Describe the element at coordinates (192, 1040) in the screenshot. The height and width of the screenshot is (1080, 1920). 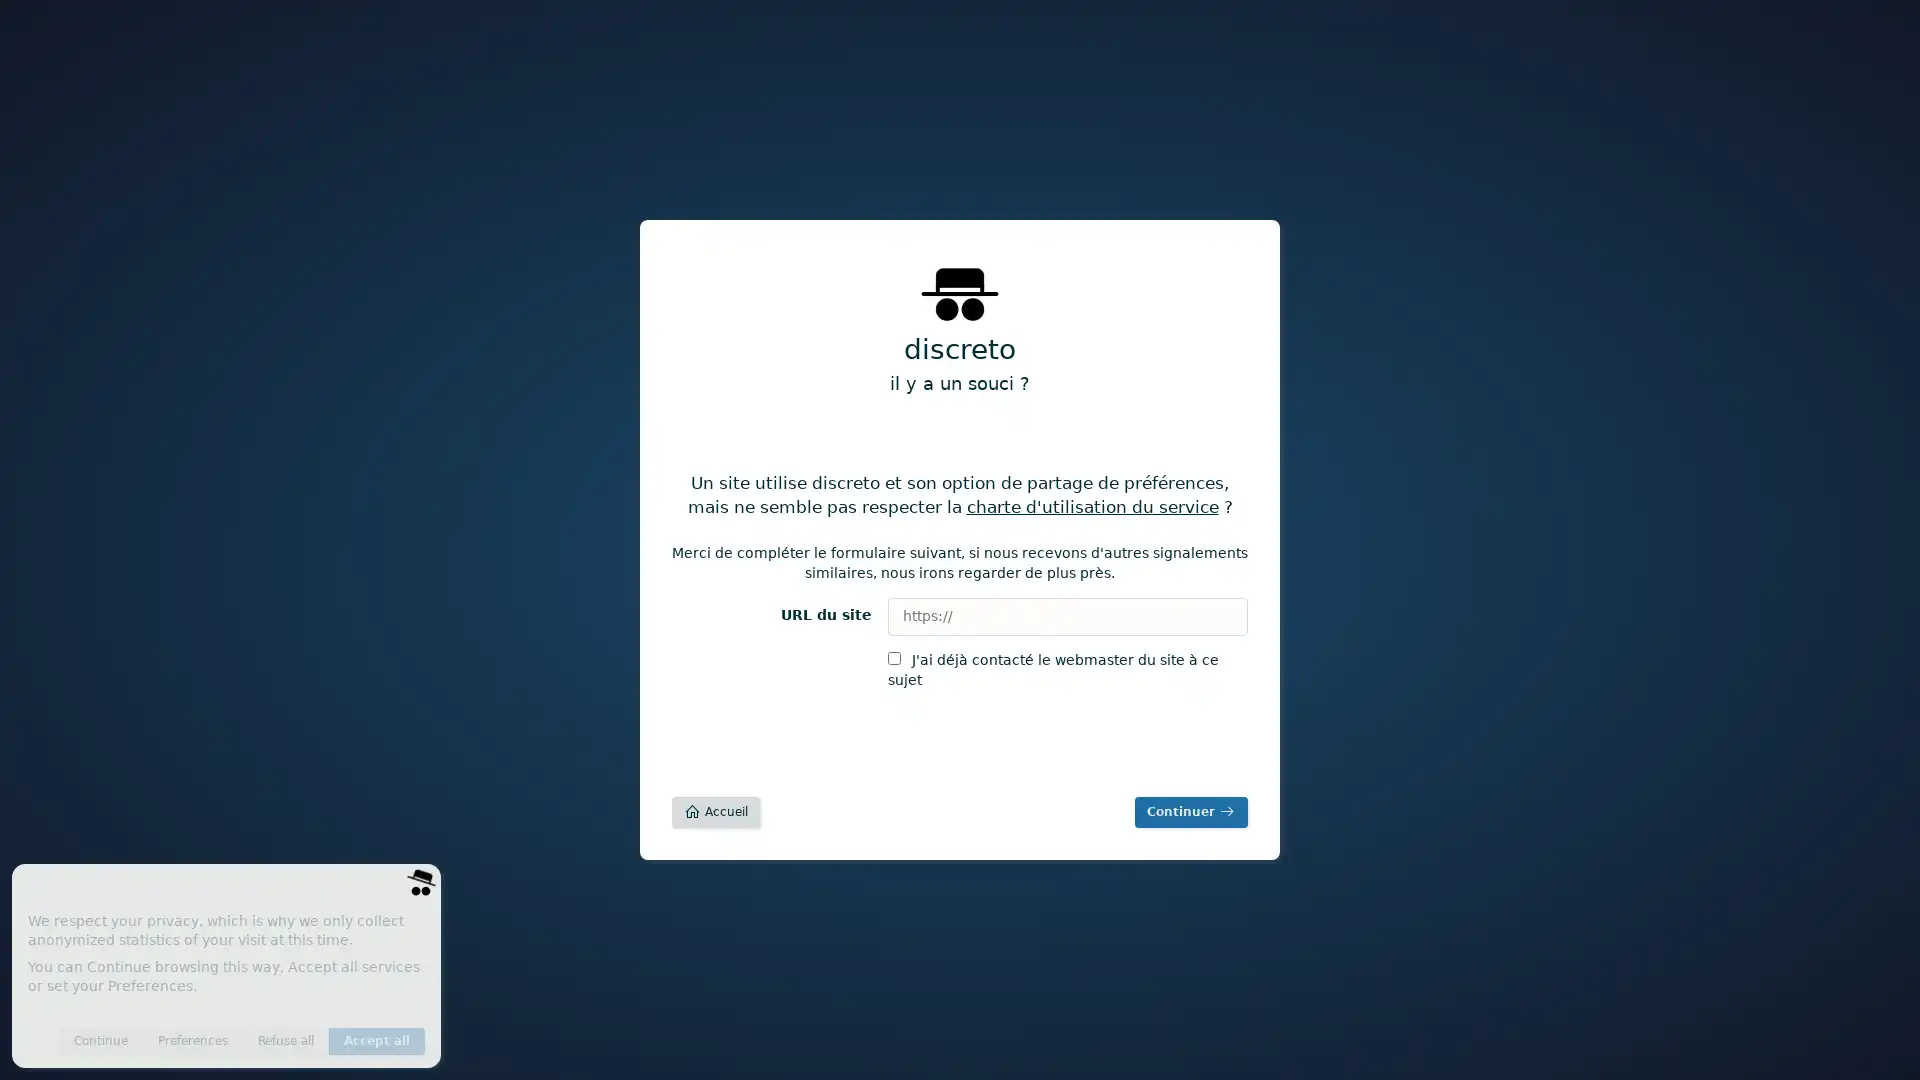
I see `Preferences` at that location.